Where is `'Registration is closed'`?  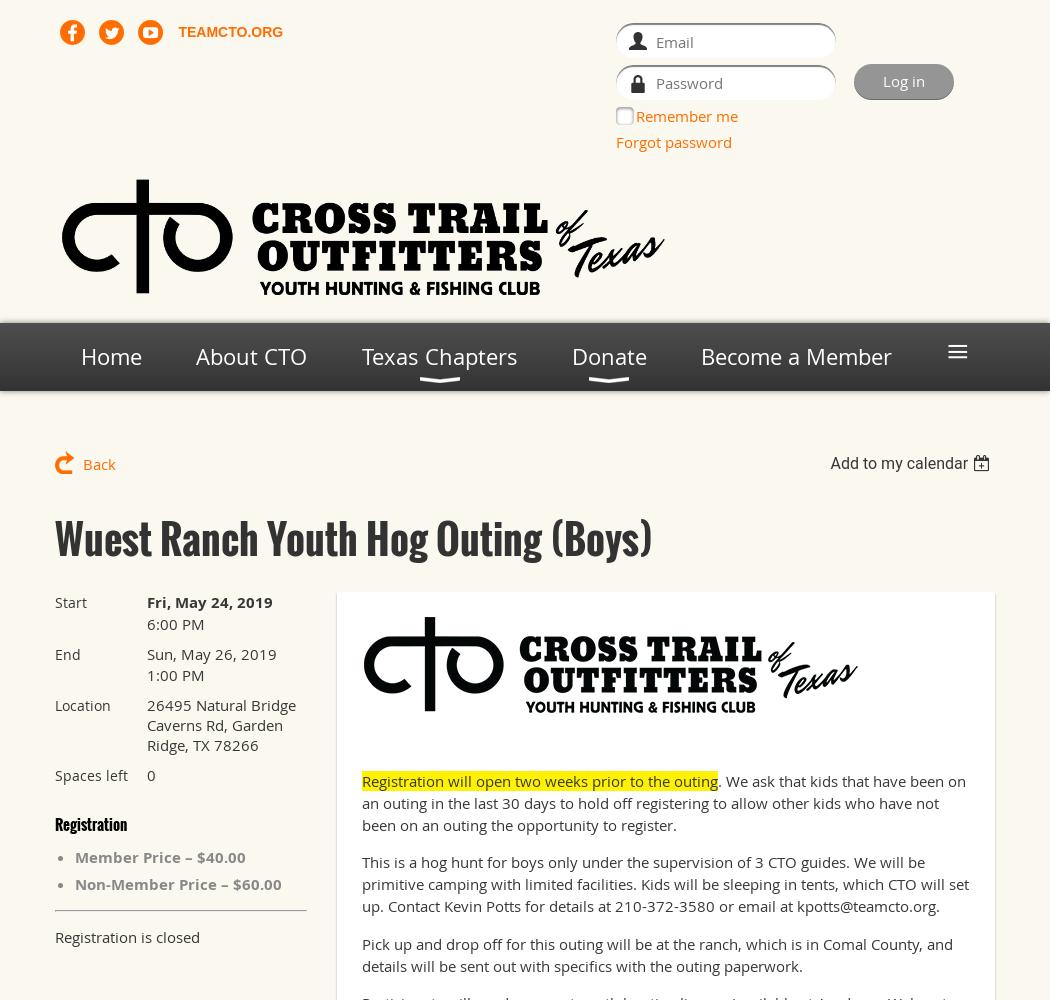 'Registration is closed' is located at coordinates (126, 936).